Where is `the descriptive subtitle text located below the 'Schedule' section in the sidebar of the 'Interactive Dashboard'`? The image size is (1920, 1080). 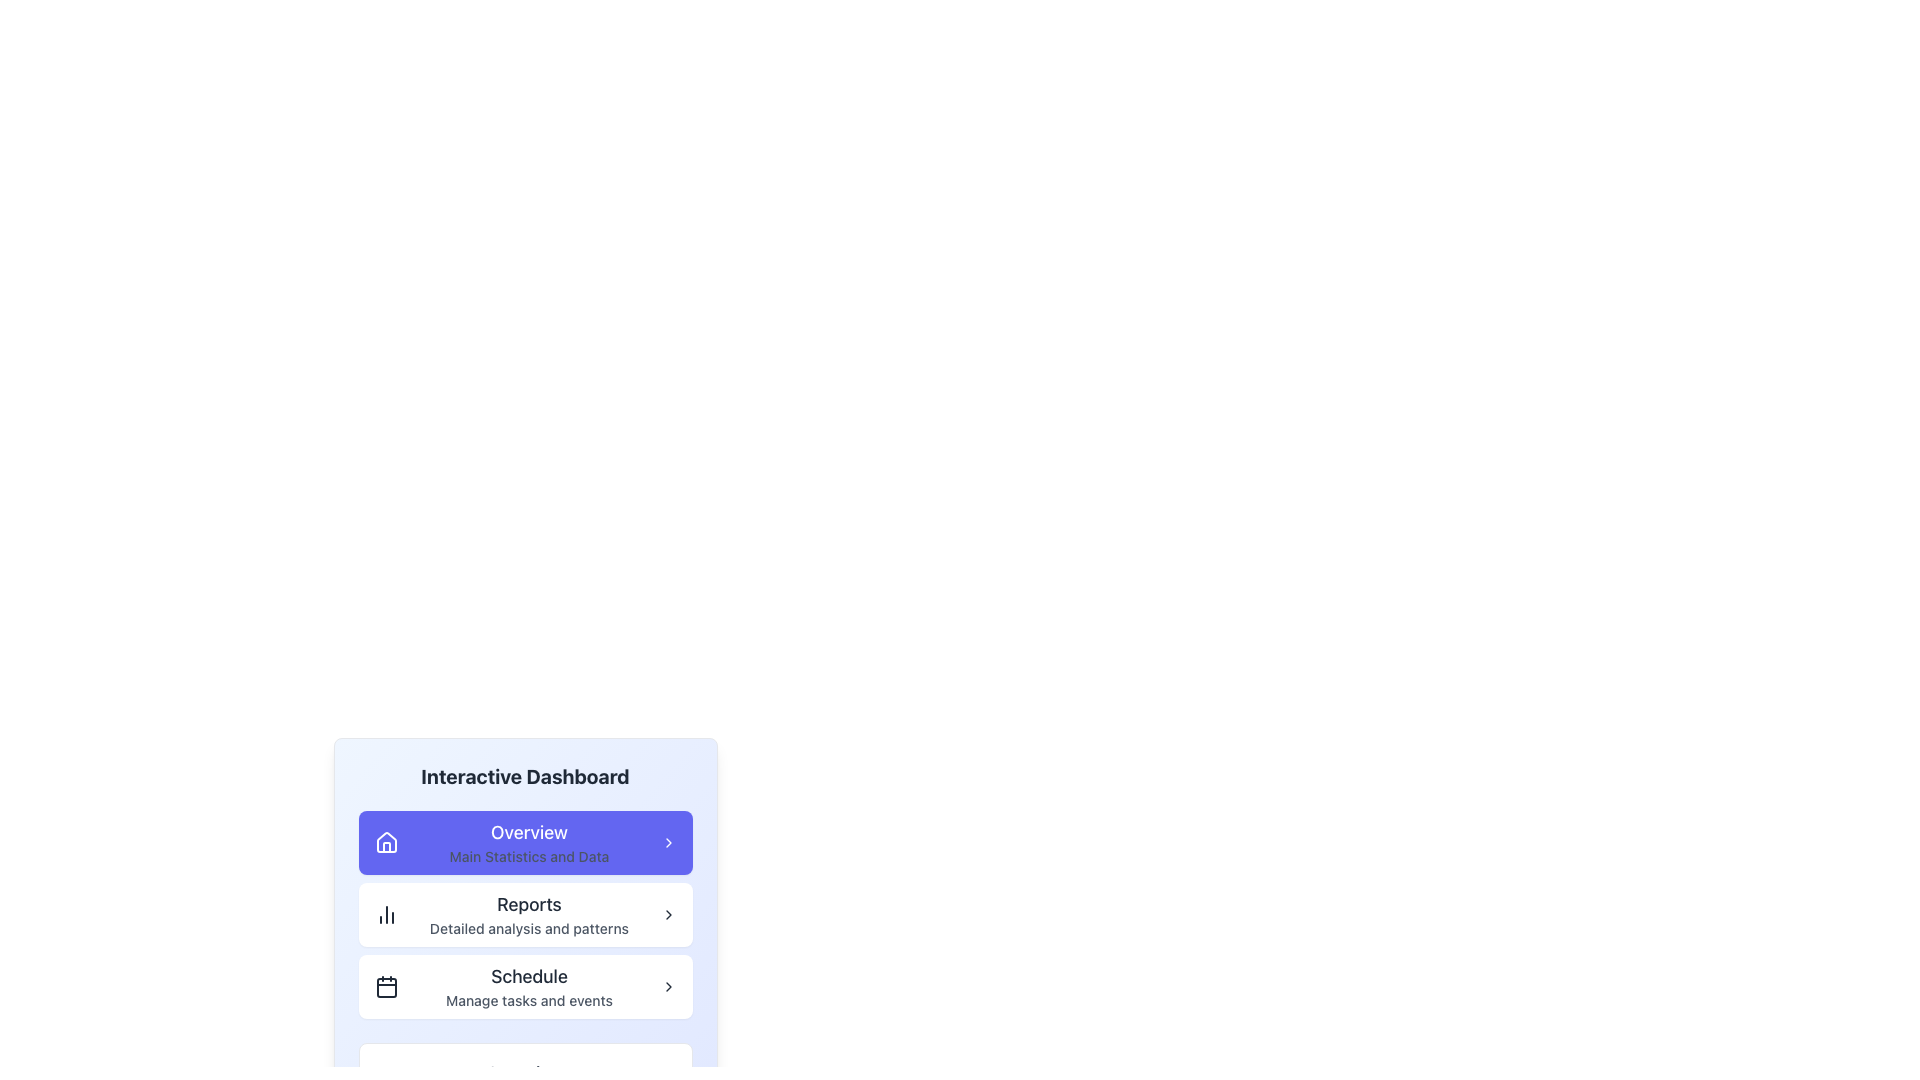
the descriptive subtitle text located below the 'Schedule' section in the sidebar of the 'Interactive Dashboard' is located at coordinates (529, 1001).